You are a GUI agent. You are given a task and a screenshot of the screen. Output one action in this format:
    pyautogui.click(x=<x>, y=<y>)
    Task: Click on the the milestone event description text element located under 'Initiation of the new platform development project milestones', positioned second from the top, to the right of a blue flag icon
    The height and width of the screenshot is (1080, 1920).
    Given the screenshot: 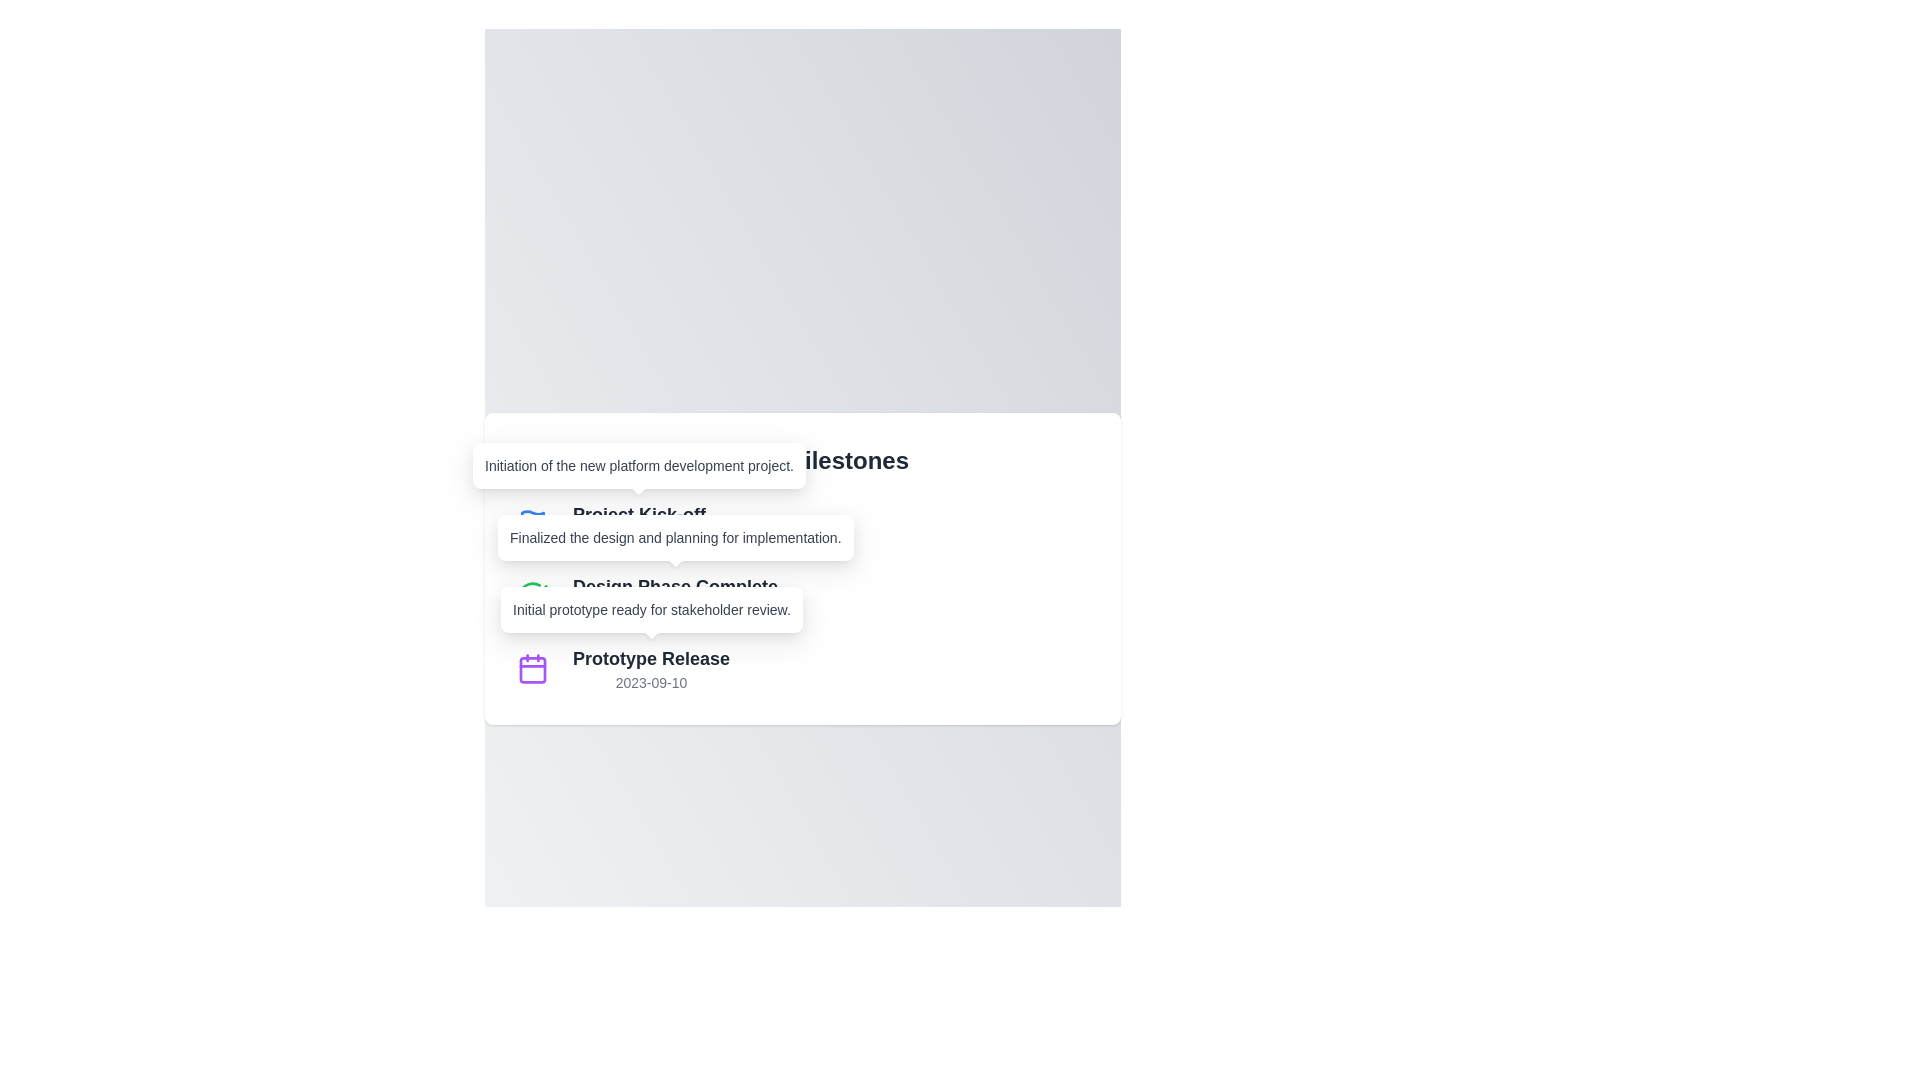 What is the action you would take?
    pyautogui.click(x=638, y=523)
    